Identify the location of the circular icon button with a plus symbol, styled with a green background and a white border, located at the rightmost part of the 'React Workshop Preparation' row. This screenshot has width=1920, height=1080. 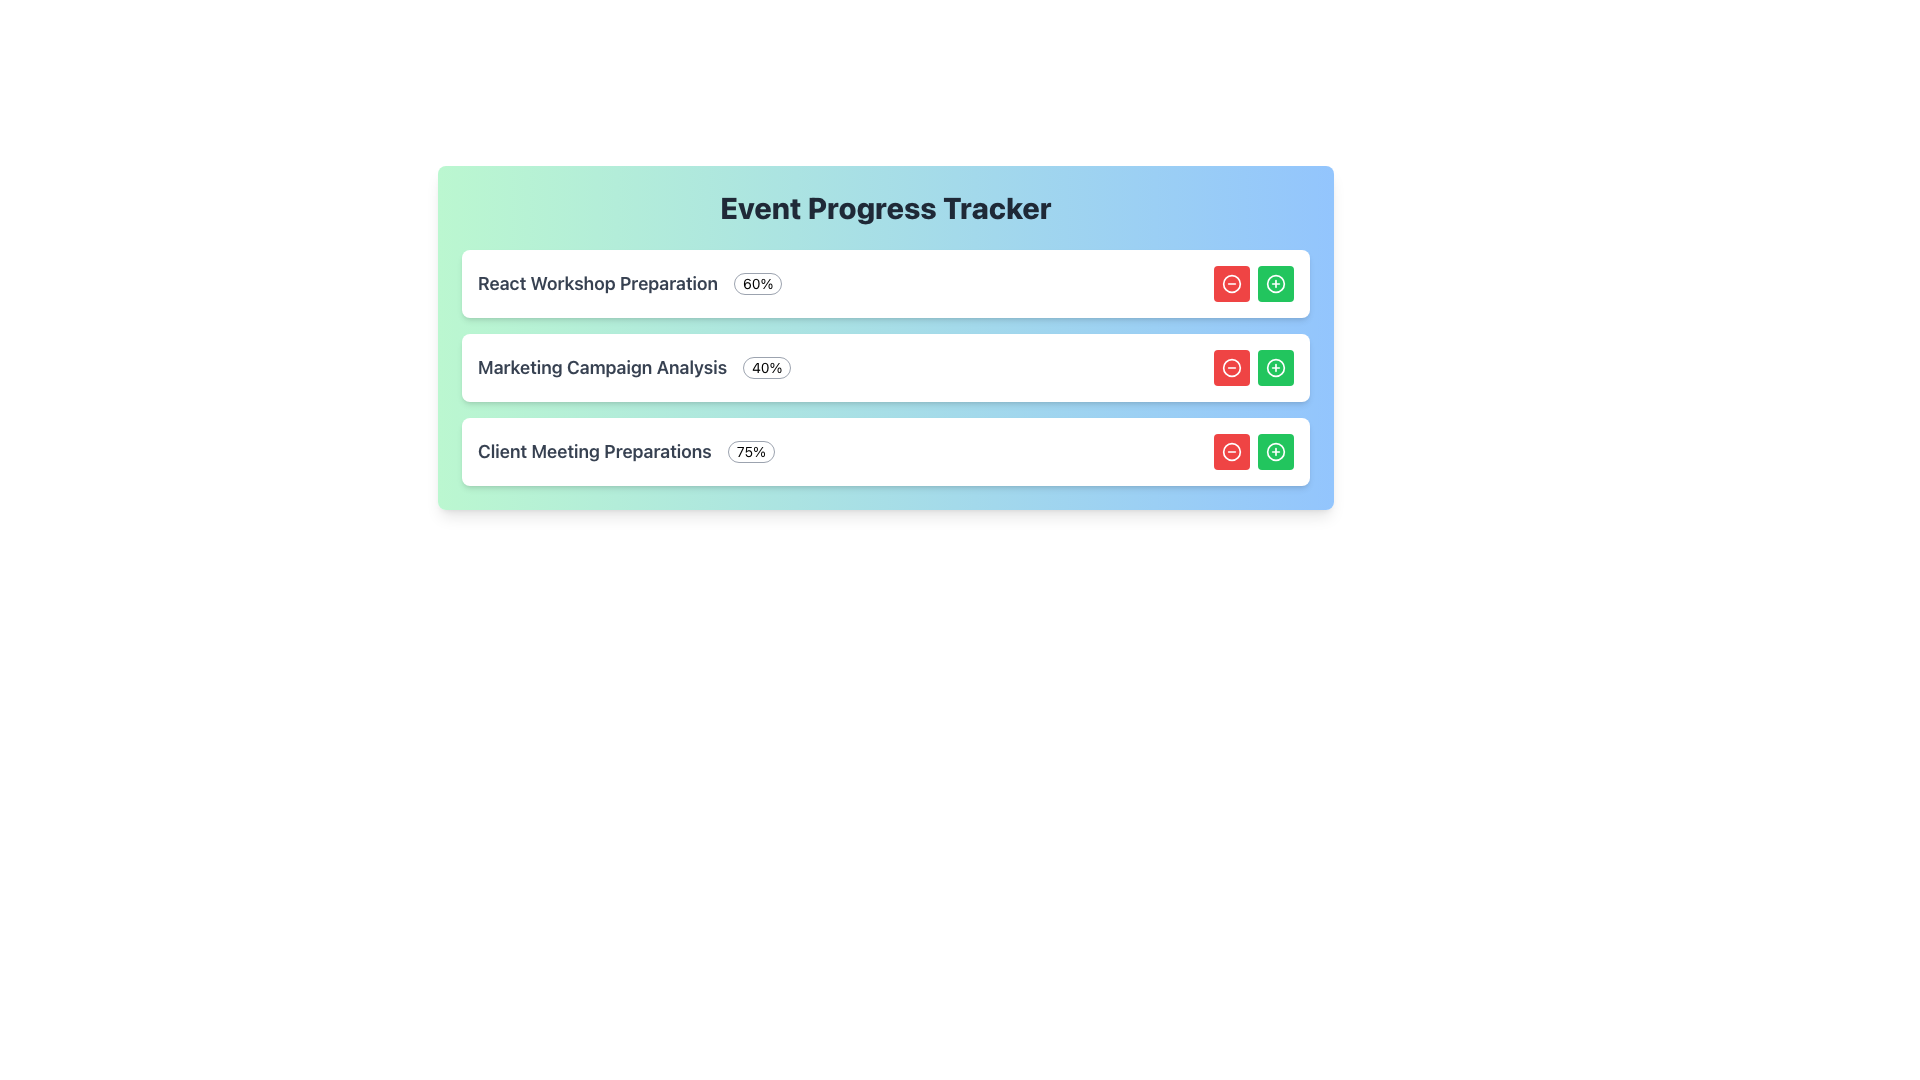
(1275, 284).